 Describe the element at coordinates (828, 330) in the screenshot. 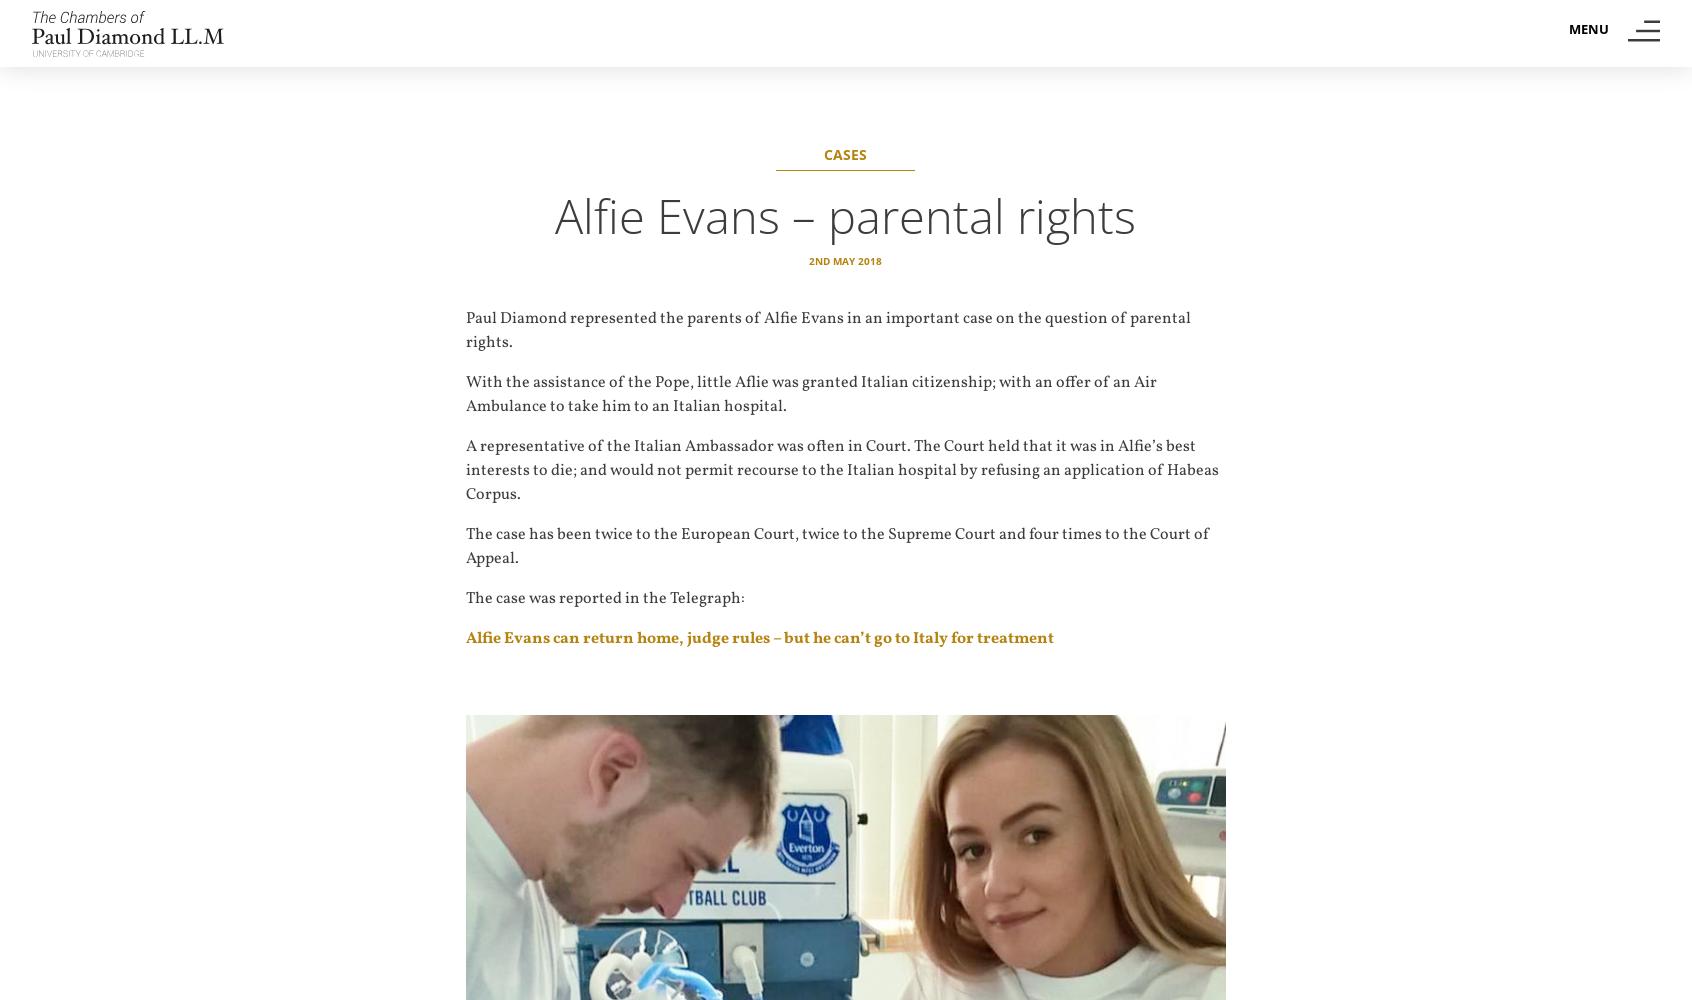

I see `'Paul Diamond represented the parents of Alfie Evans in an important case on the question of parental rights.'` at that location.